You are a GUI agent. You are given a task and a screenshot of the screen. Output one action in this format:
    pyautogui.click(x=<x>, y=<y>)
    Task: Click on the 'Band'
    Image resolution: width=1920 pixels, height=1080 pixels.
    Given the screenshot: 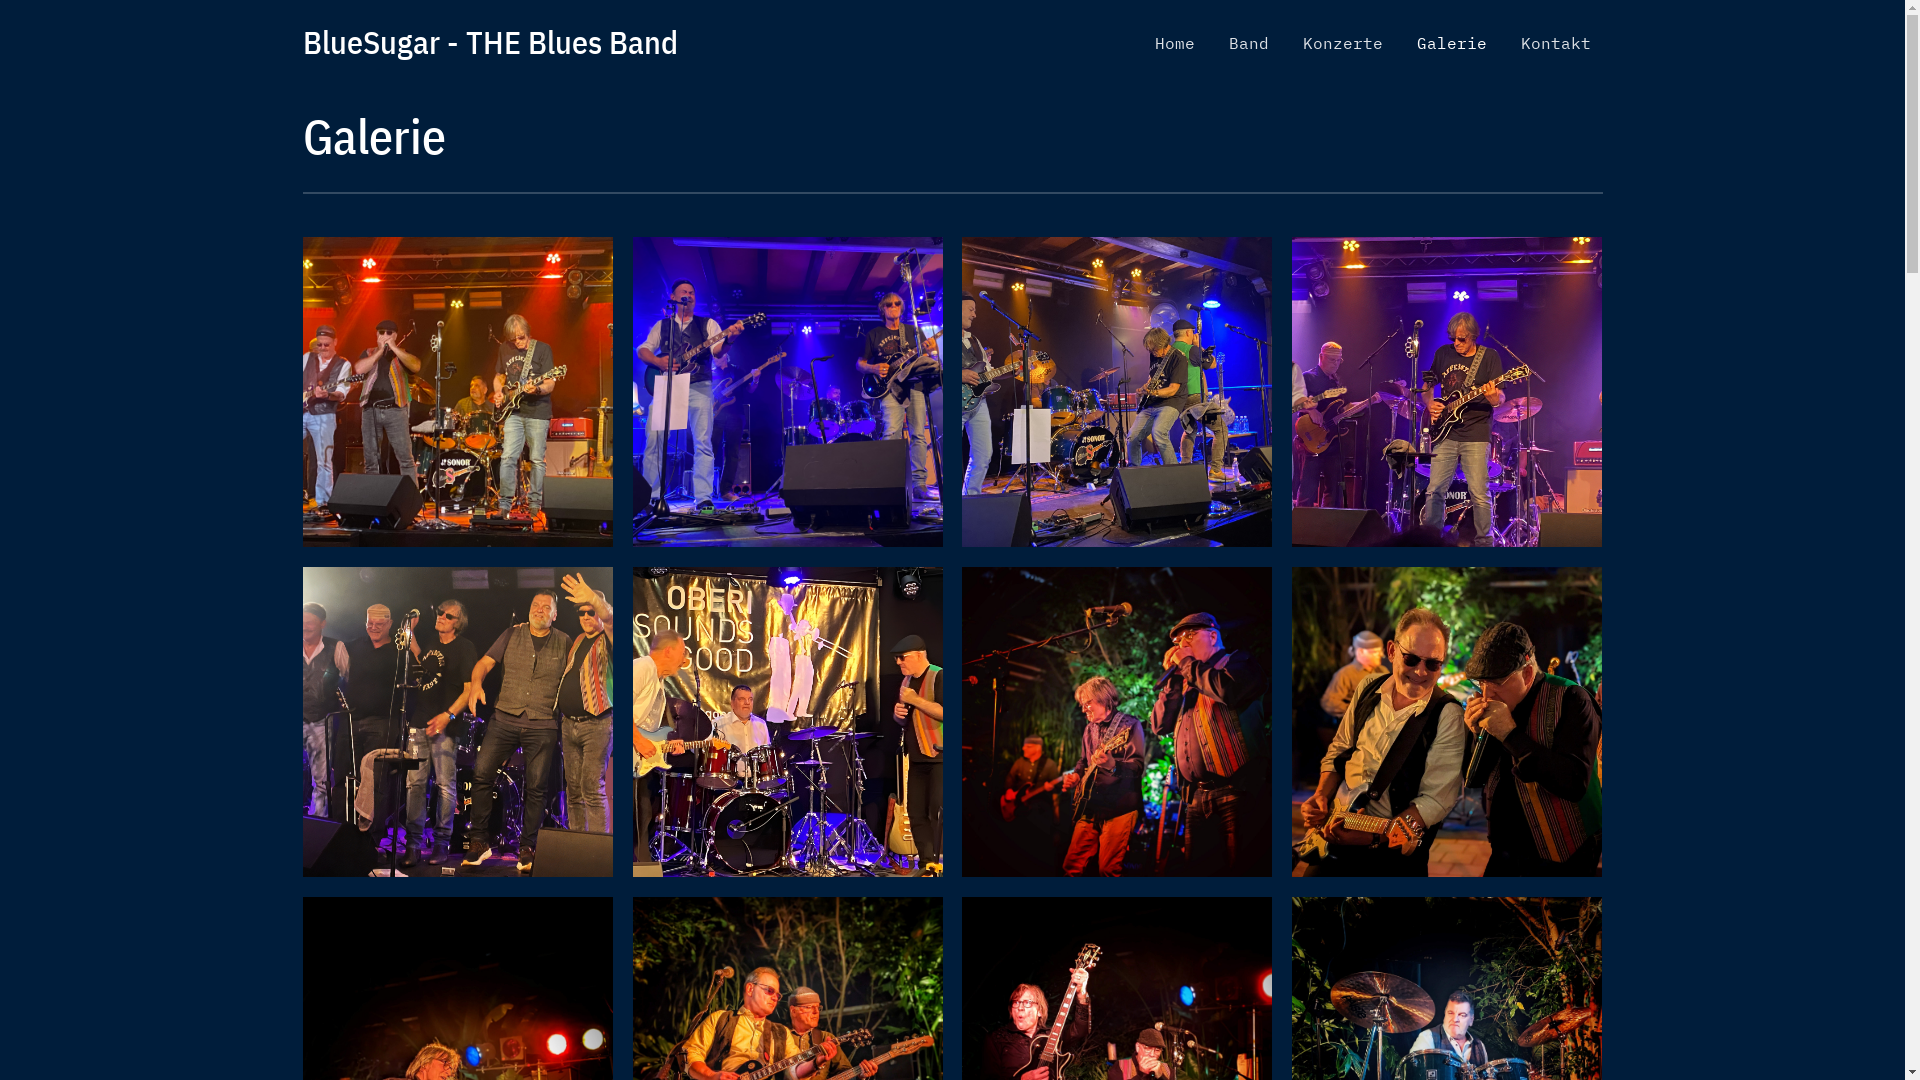 What is the action you would take?
    pyautogui.click(x=1247, y=42)
    